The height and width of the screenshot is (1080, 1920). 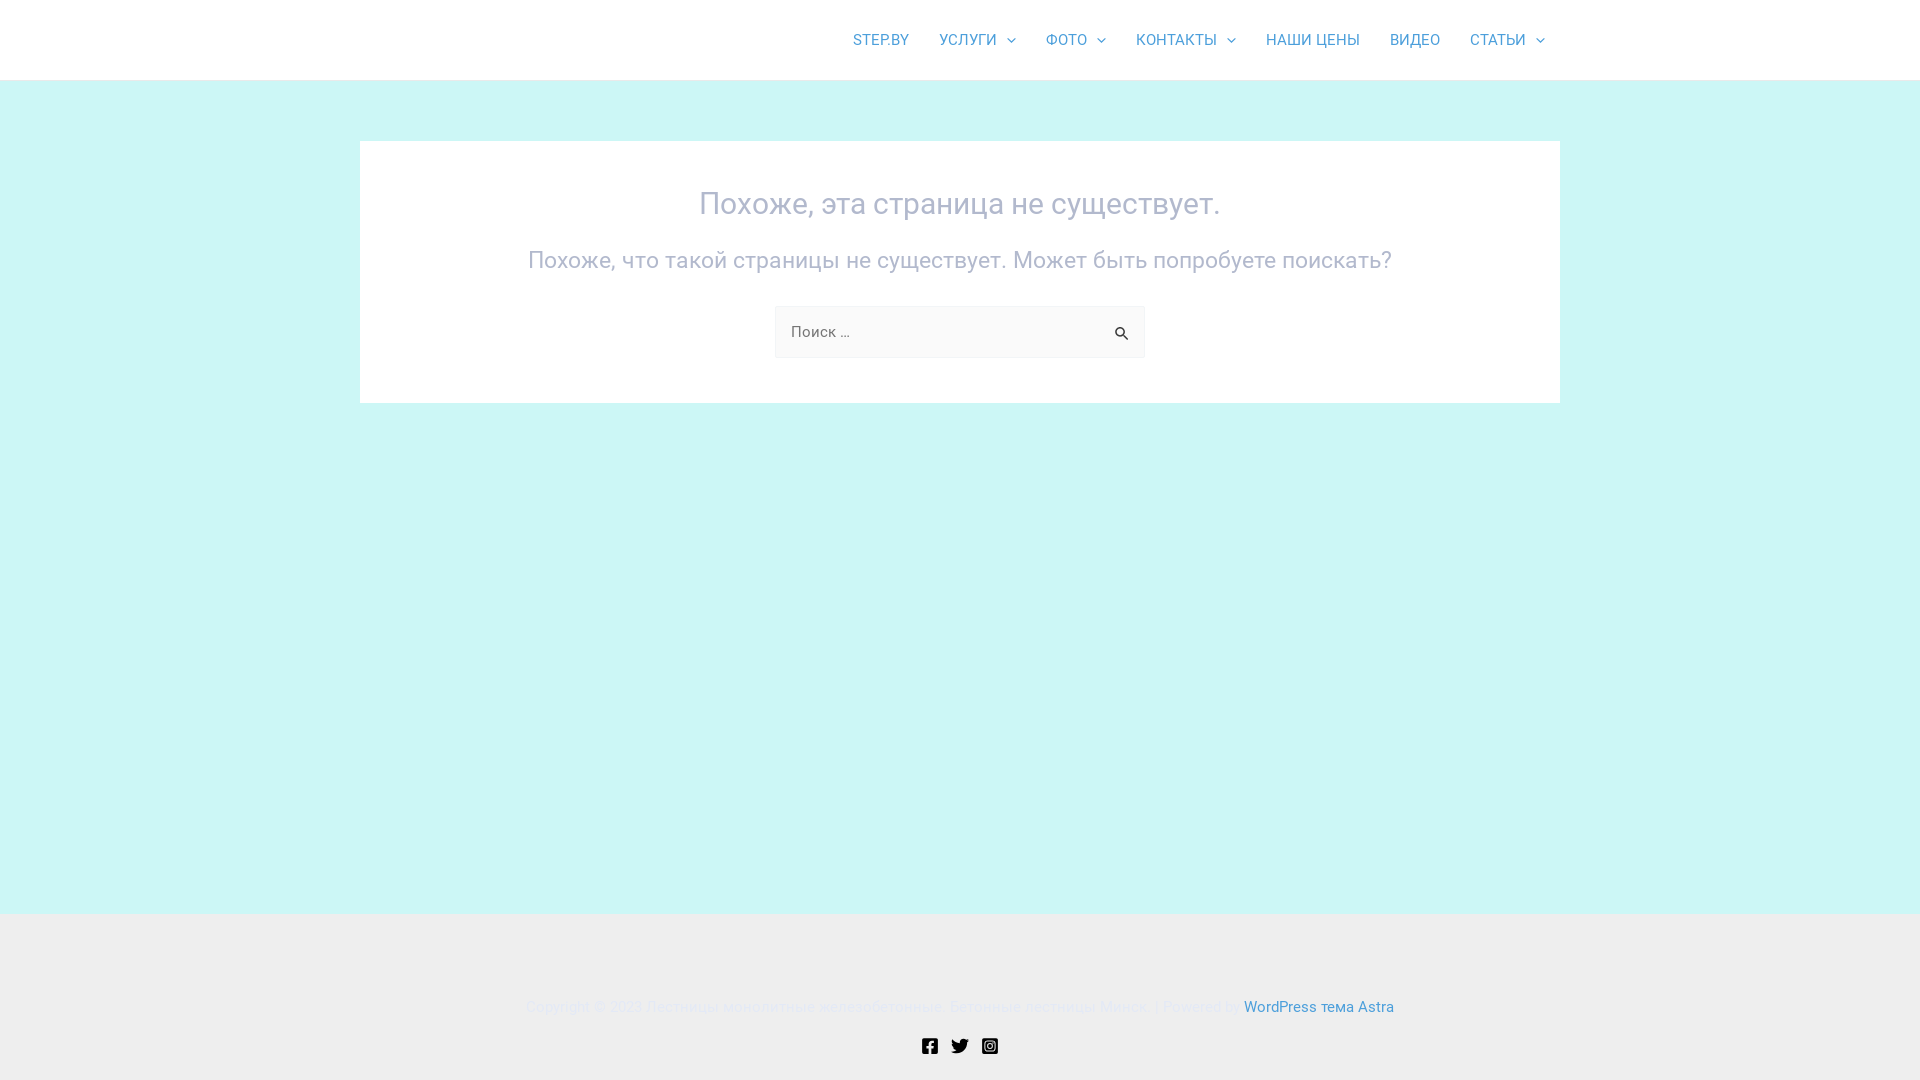 What do you see at coordinates (880, 39) in the screenshot?
I see `'STEP.BY'` at bounding box center [880, 39].